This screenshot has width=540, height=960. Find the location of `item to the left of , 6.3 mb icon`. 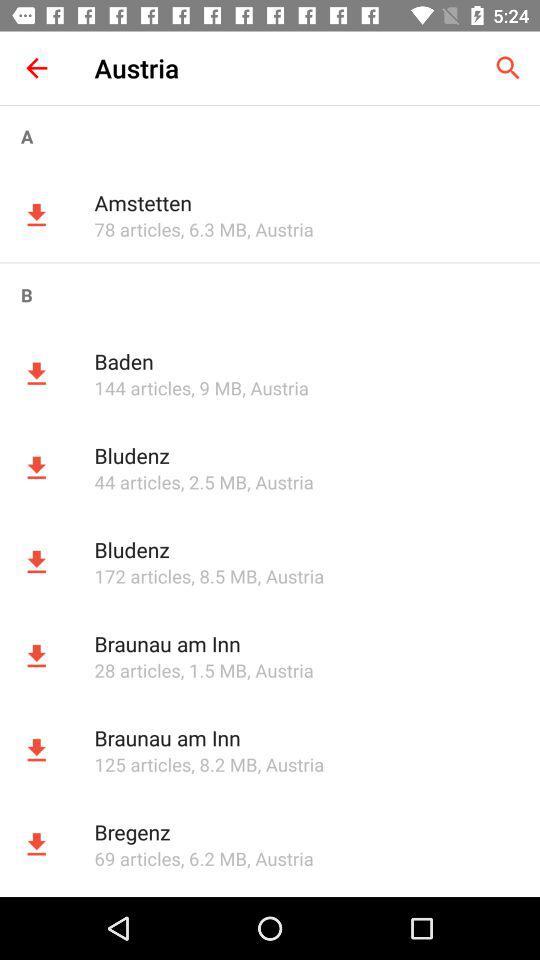

item to the left of , 6.3 mb icon is located at coordinates (136, 229).